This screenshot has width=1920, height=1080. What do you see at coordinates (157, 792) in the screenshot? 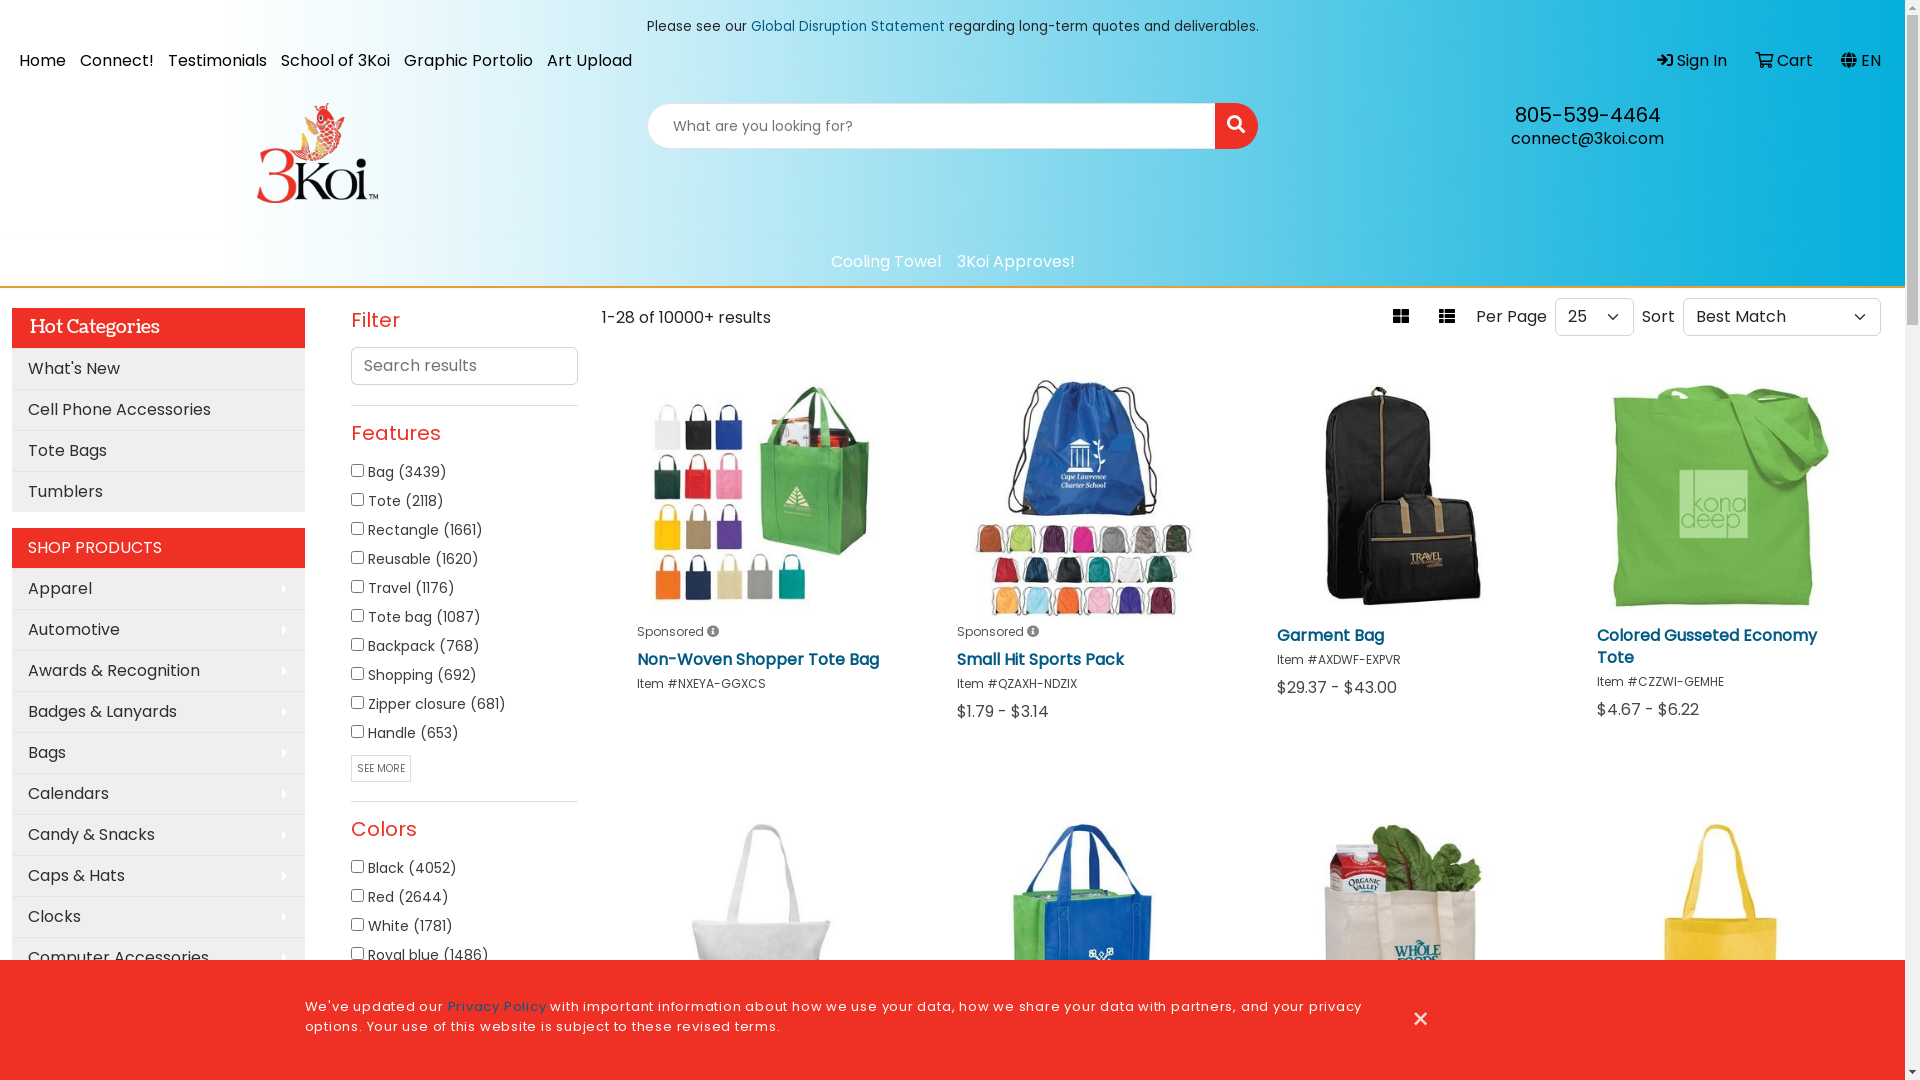
I see `'Calendars'` at bounding box center [157, 792].